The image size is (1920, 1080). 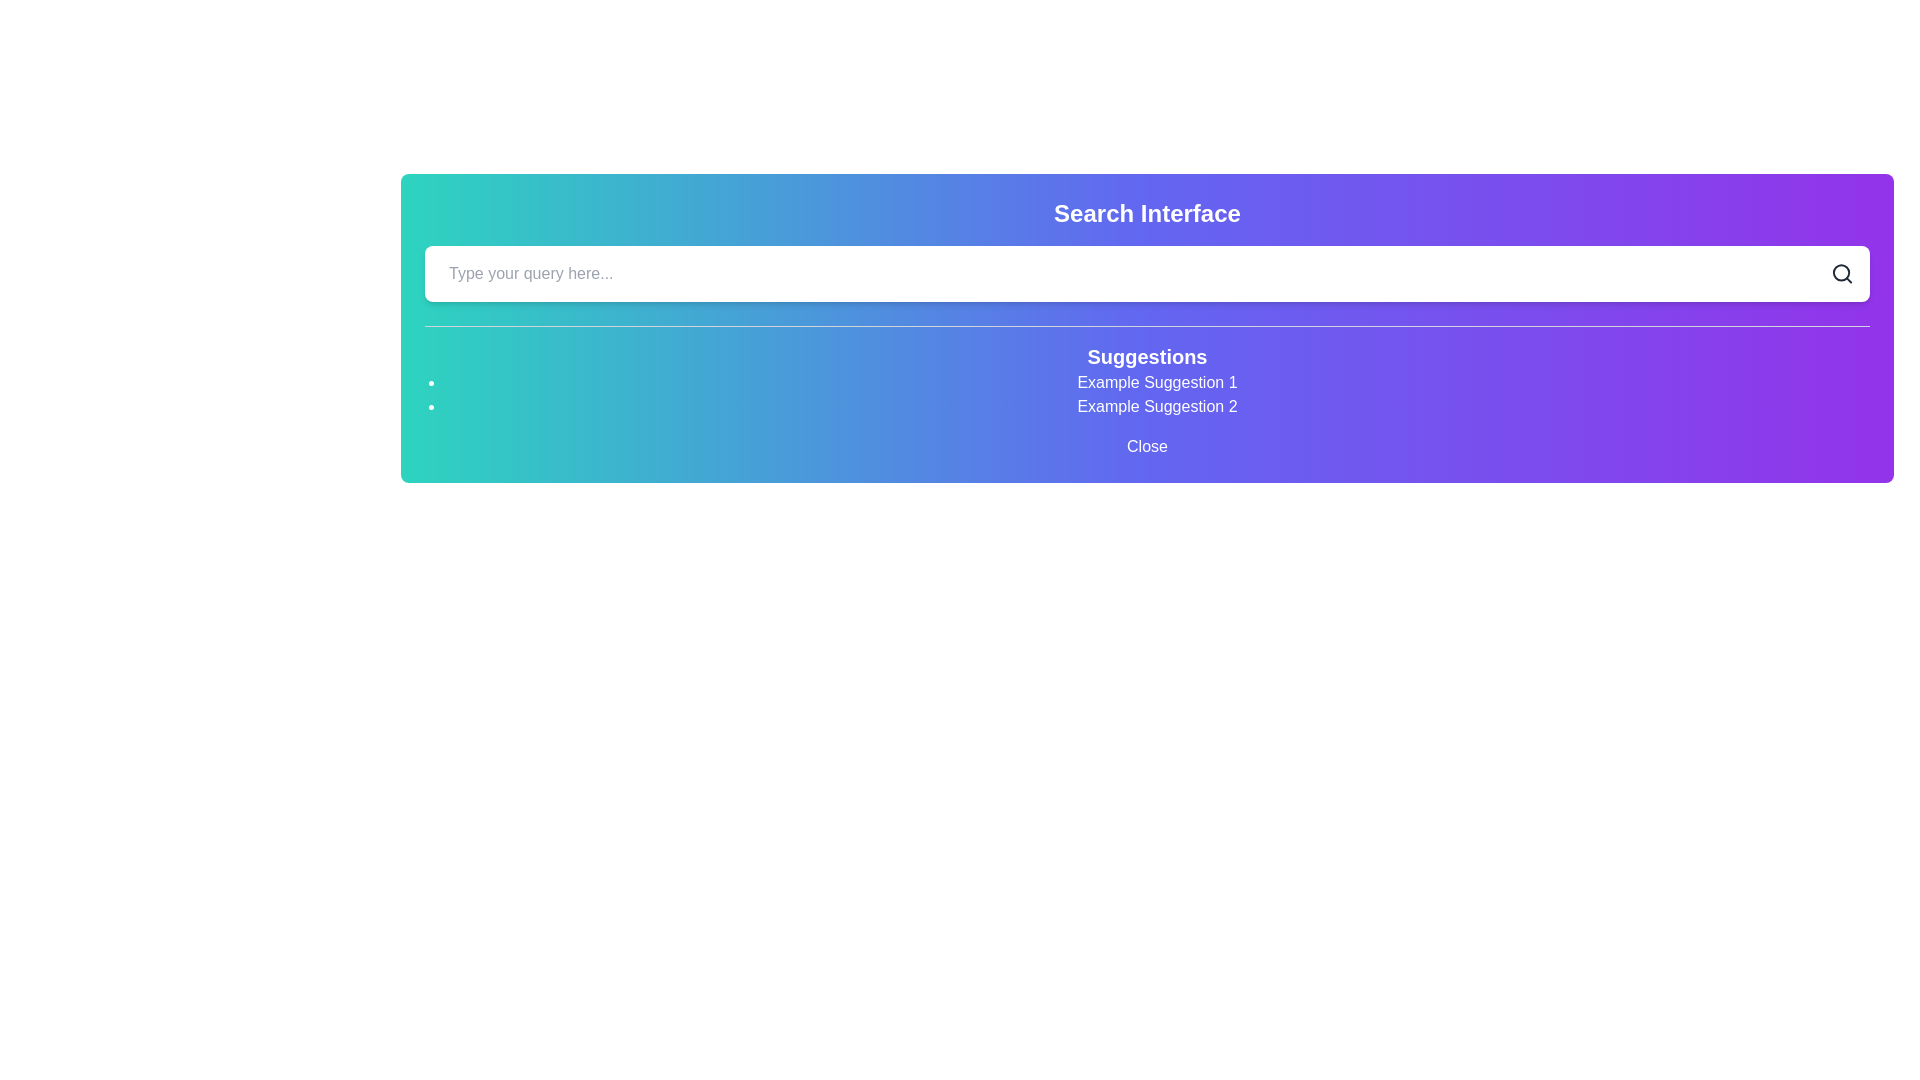 What do you see at coordinates (1840, 273) in the screenshot?
I see `the circular icon of the search symbol located towards the right edge of the search bar` at bounding box center [1840, 273].